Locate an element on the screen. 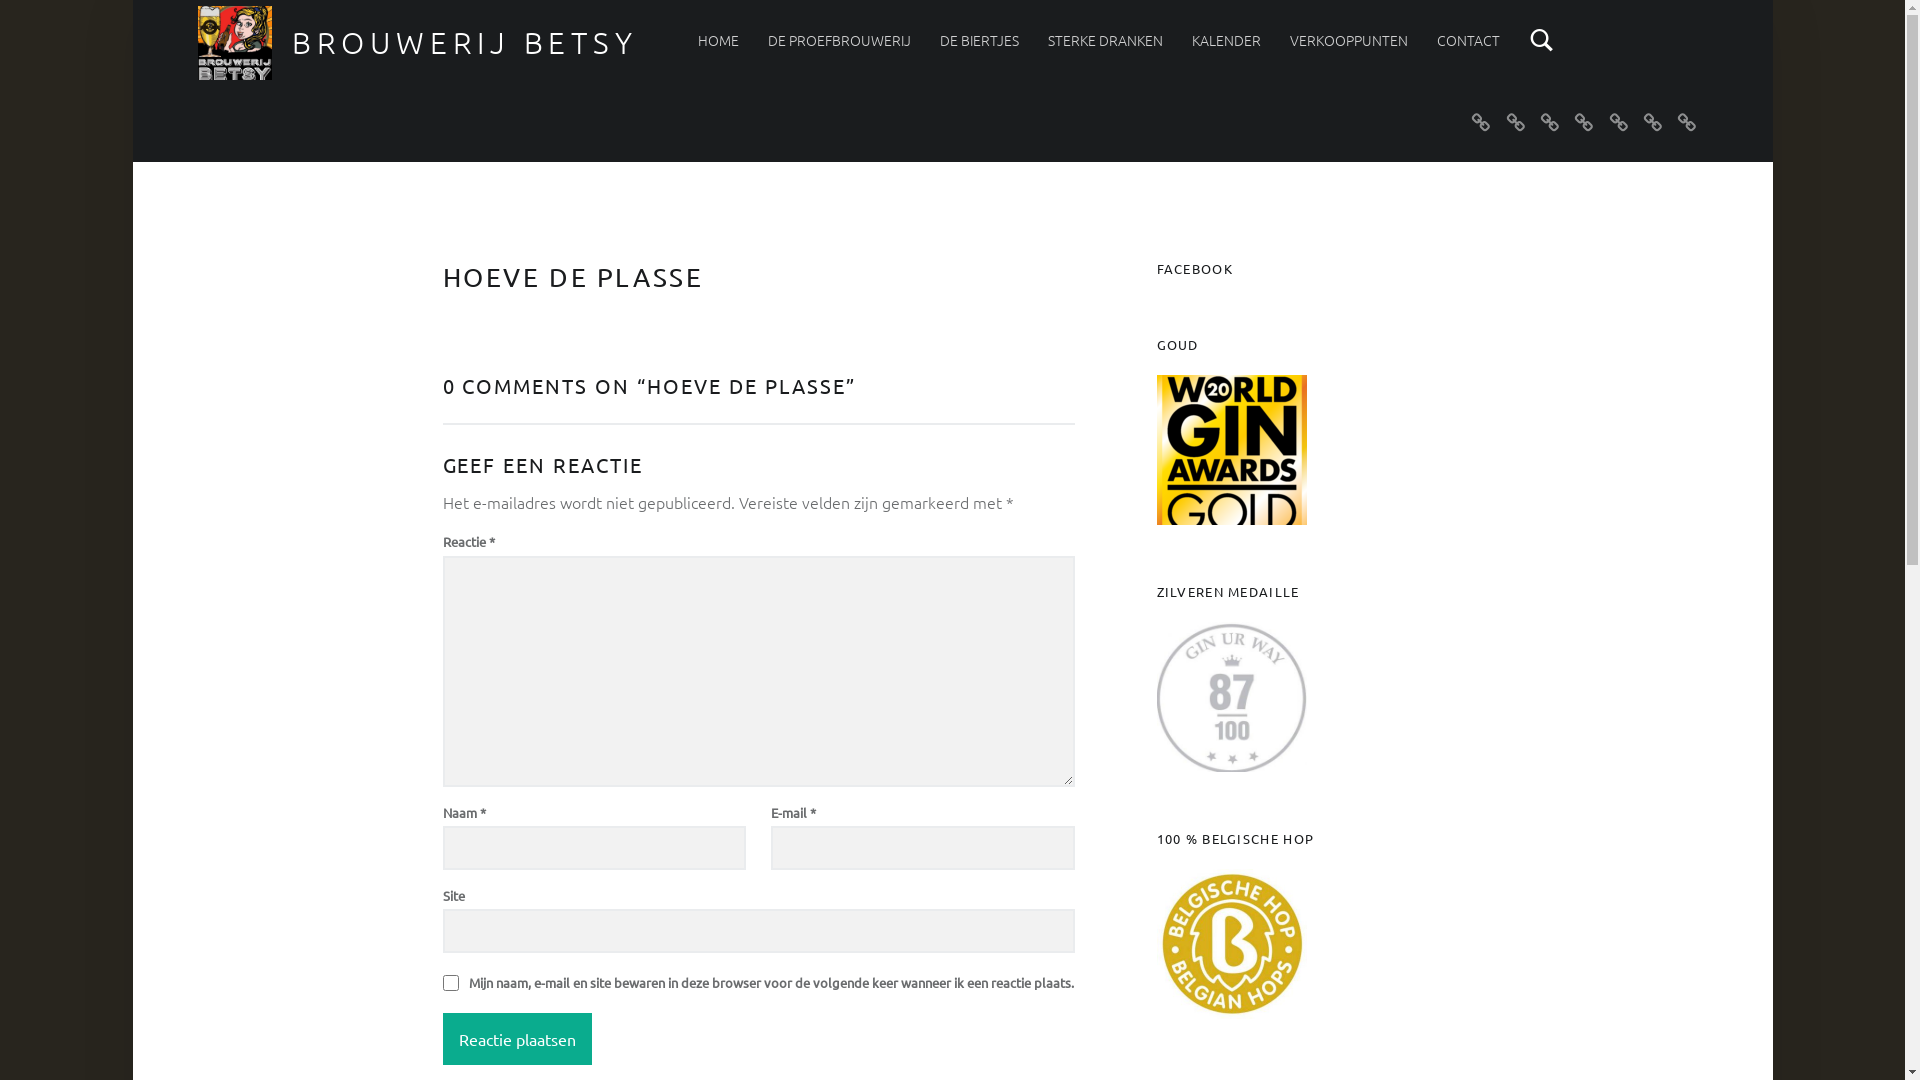  'KALENDER' is located at coordinates (1225, 39).